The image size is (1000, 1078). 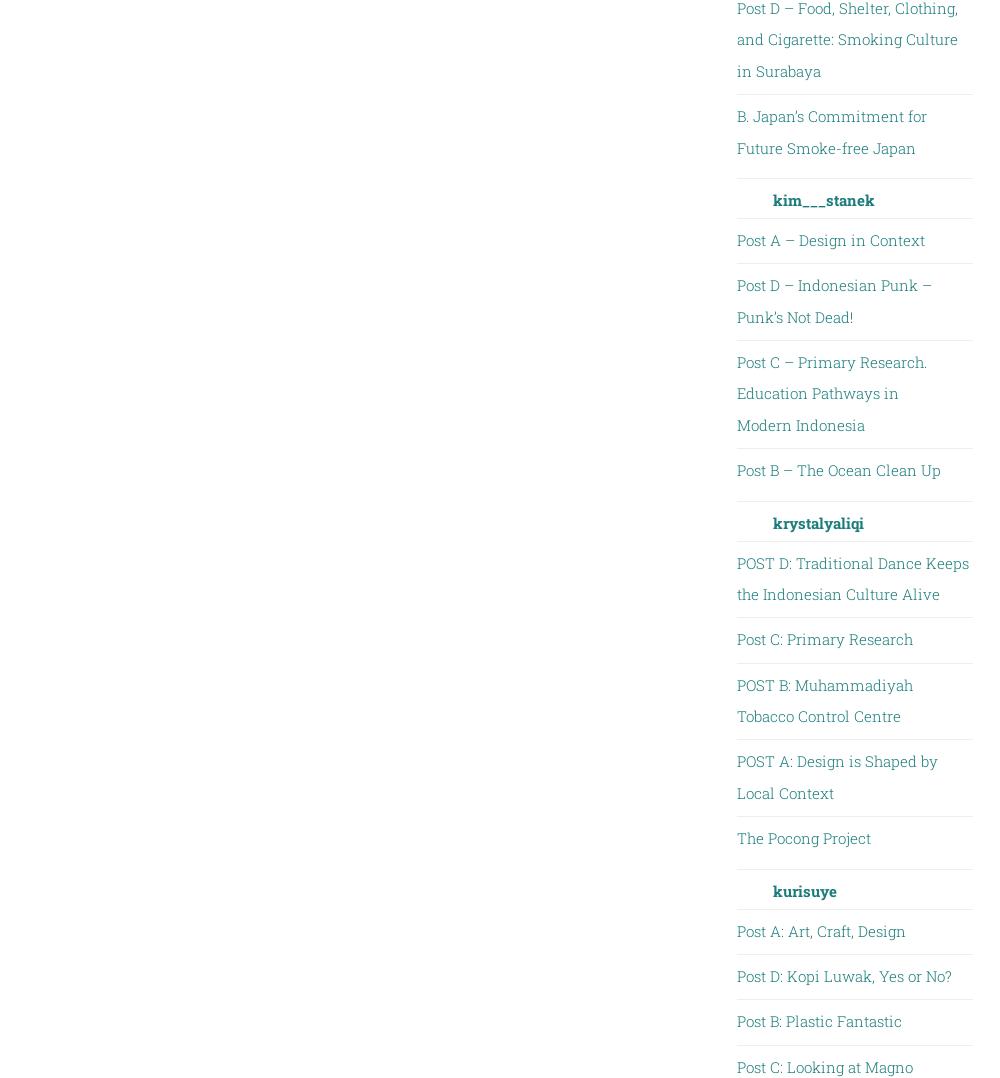 What do you see at coordinates (835, 775) in the screenshot?
I see `'POST A: Design is Shaped by Local Context'` at bounding box center [835, 775].